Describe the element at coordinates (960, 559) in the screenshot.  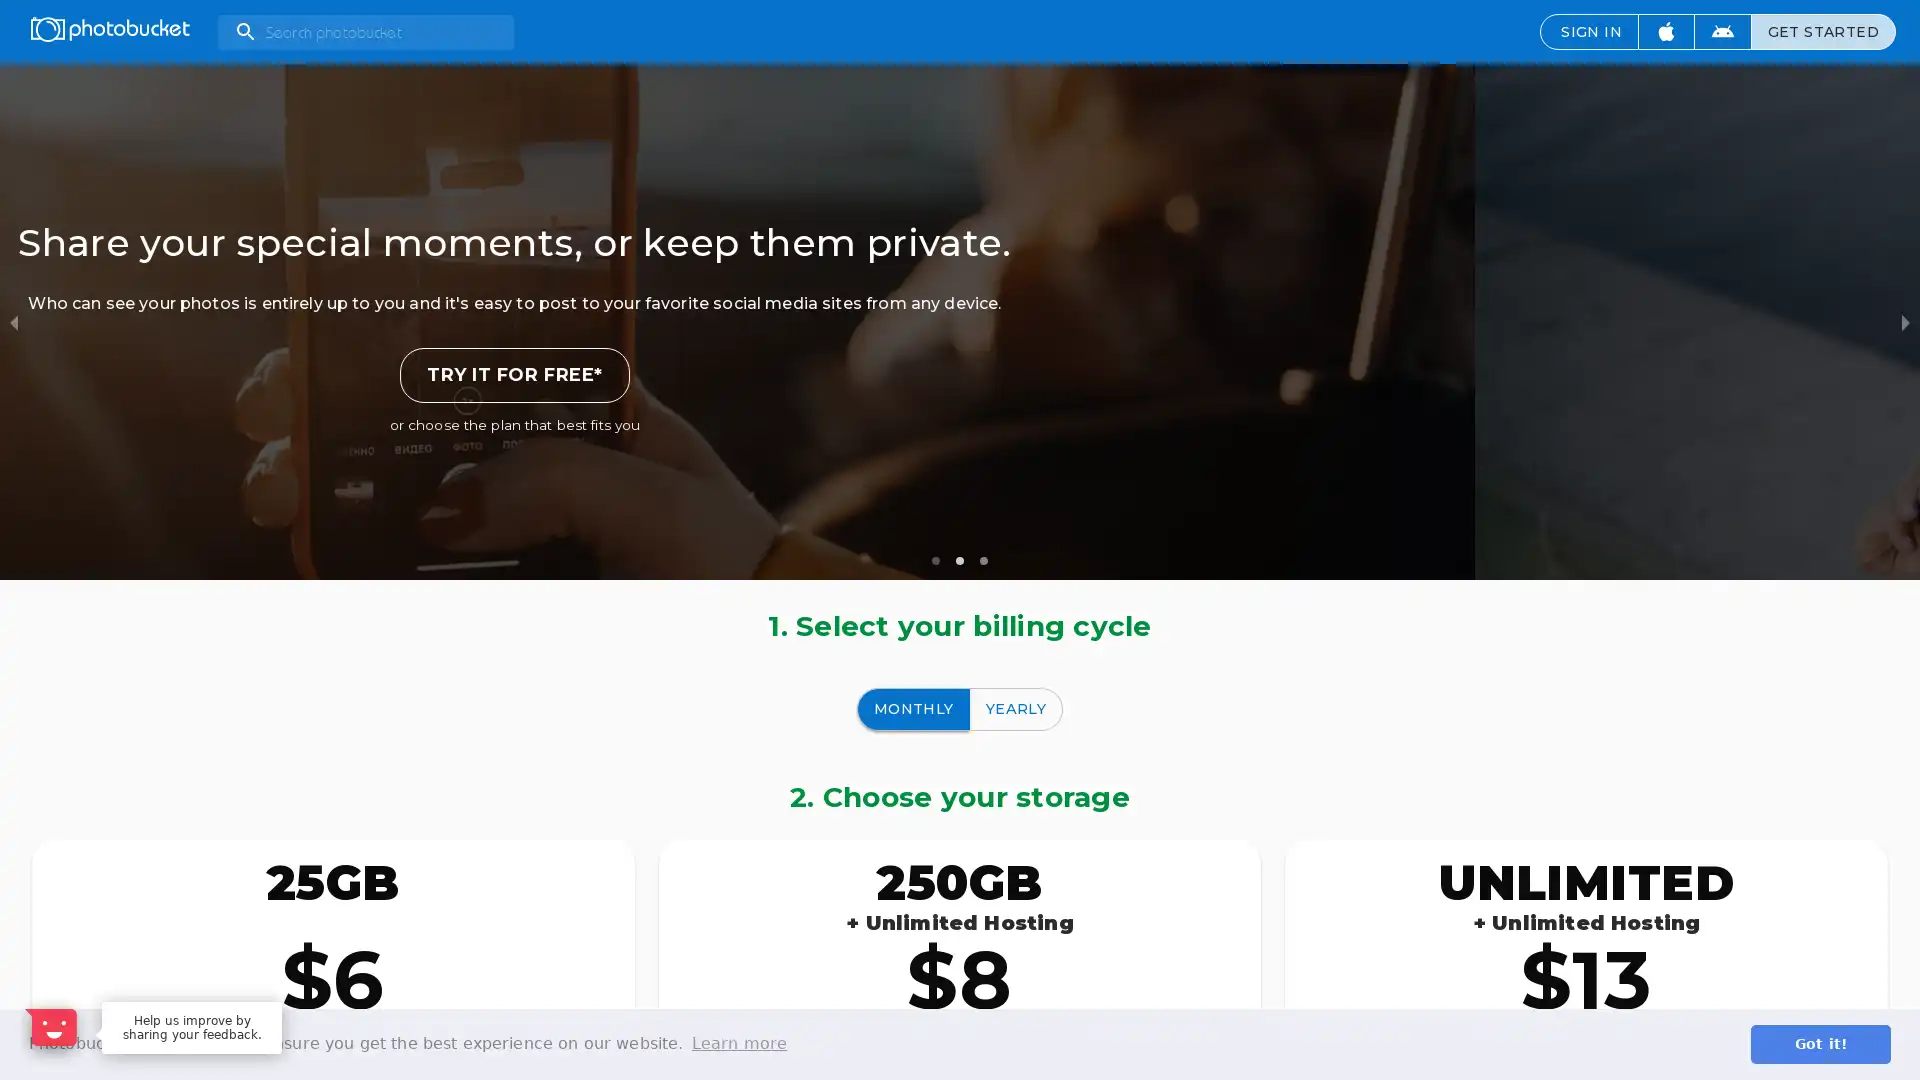
I see `slide item 2` at that location.